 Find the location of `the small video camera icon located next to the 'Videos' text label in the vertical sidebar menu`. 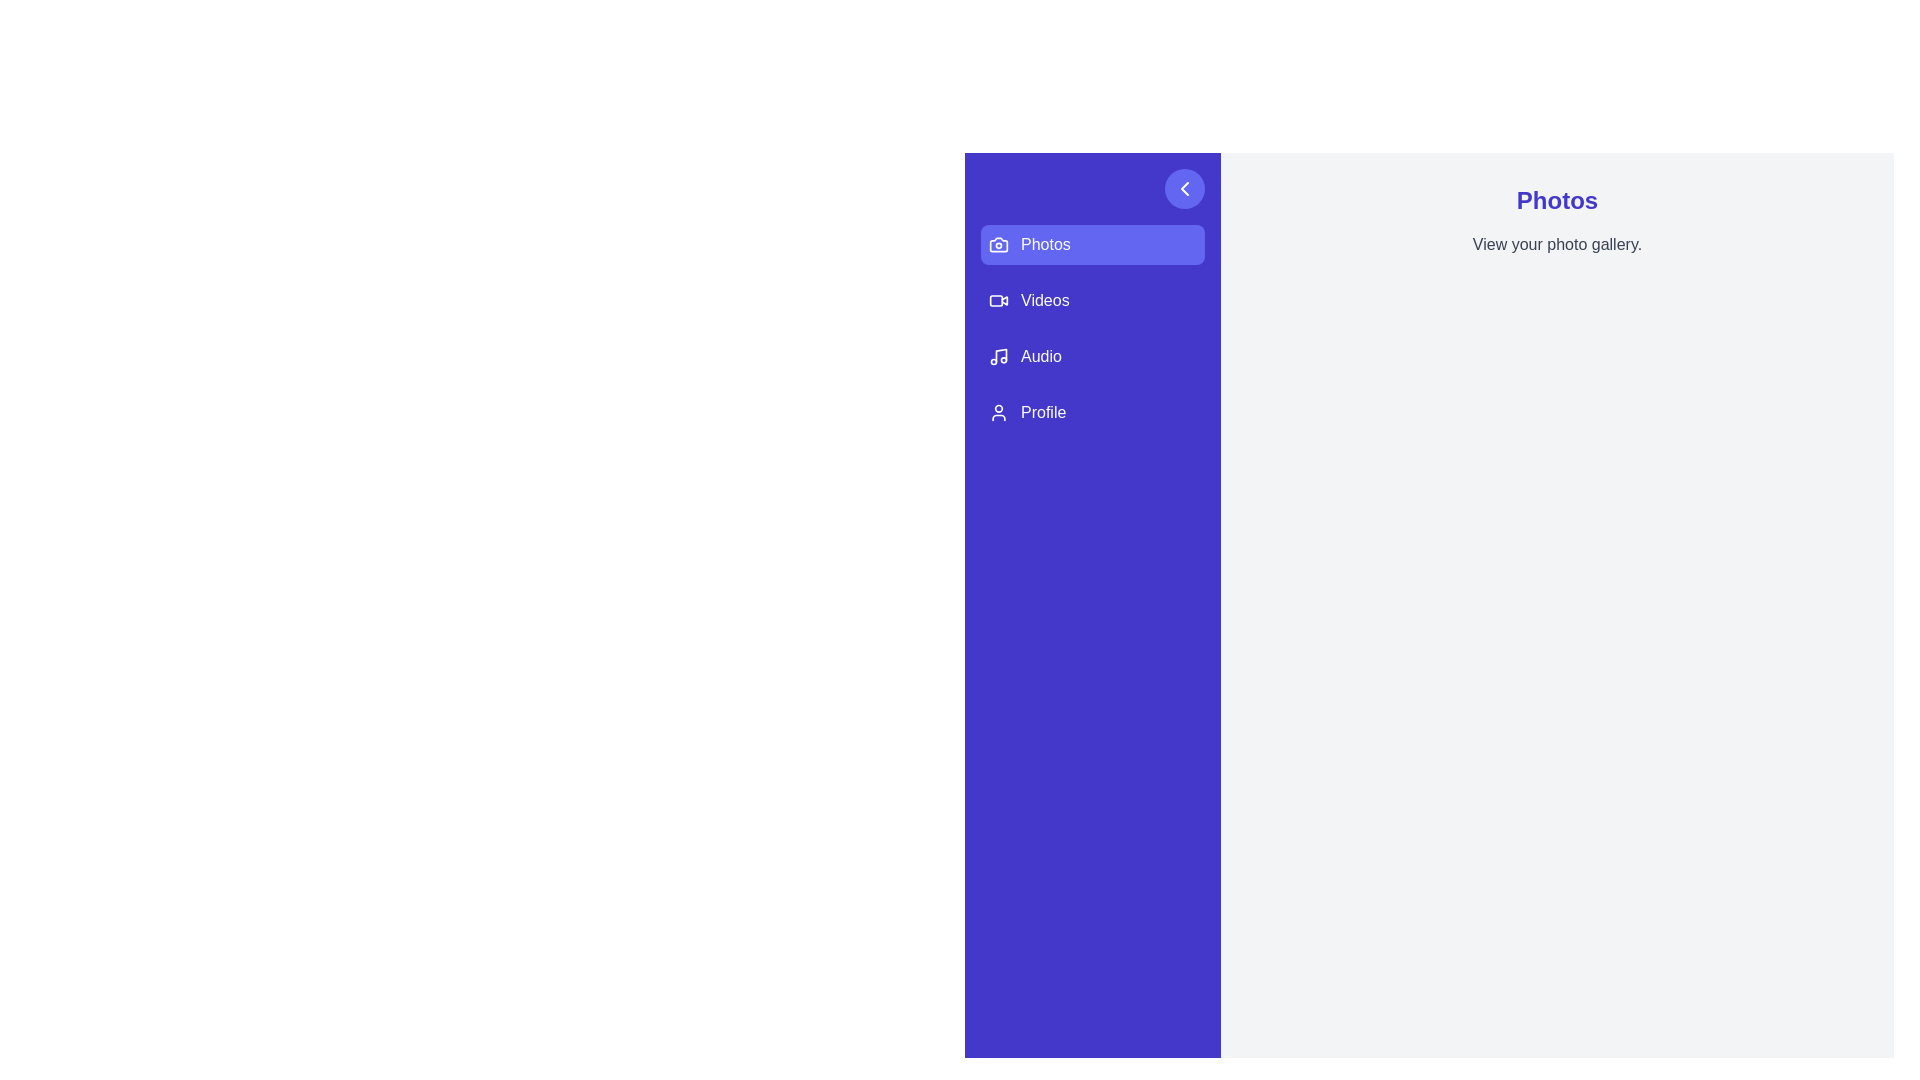

the small video camera icon located next to the 'Videos' text label in the vertical sidebar menu is located at coordinates (998, 300).